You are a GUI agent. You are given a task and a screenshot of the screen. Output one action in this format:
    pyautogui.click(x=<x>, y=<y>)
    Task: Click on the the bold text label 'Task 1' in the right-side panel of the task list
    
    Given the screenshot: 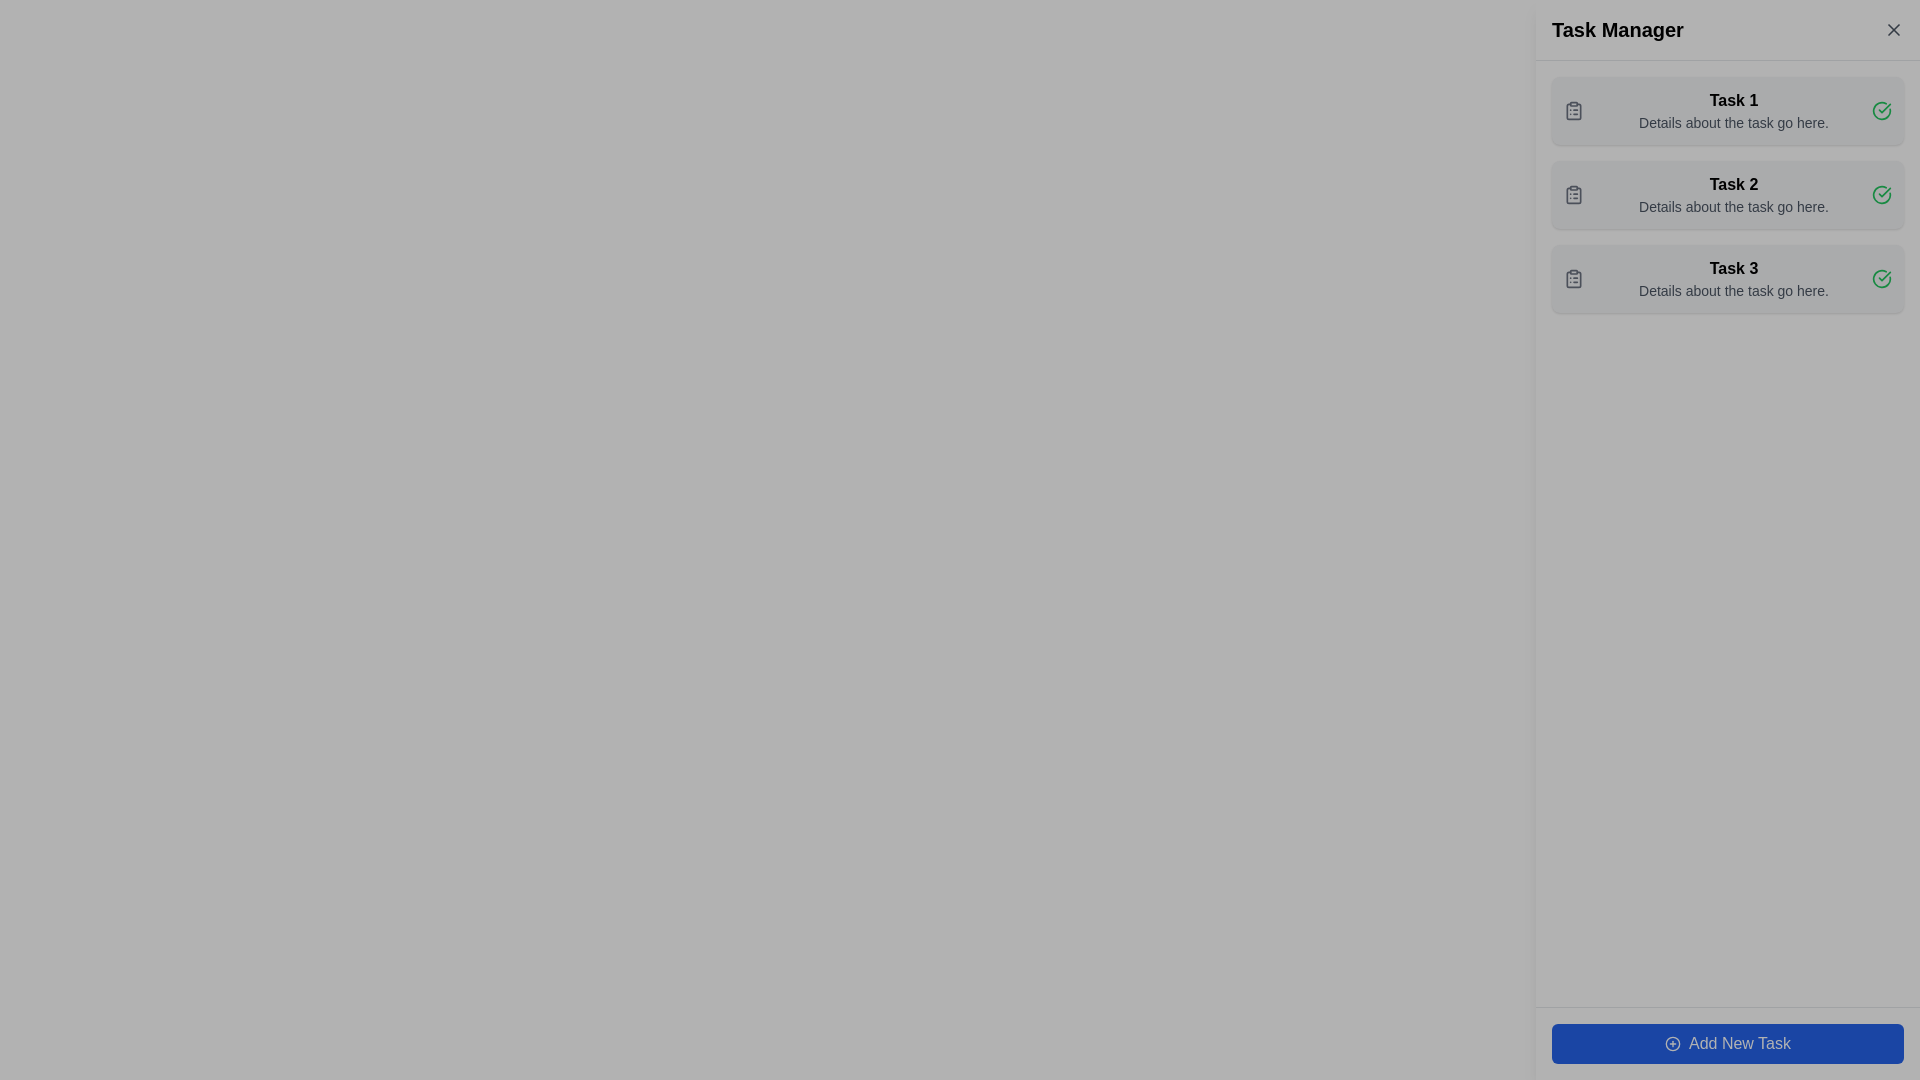 What is the action you would take?
    pyautogui.click(x=1732, y=100)
    